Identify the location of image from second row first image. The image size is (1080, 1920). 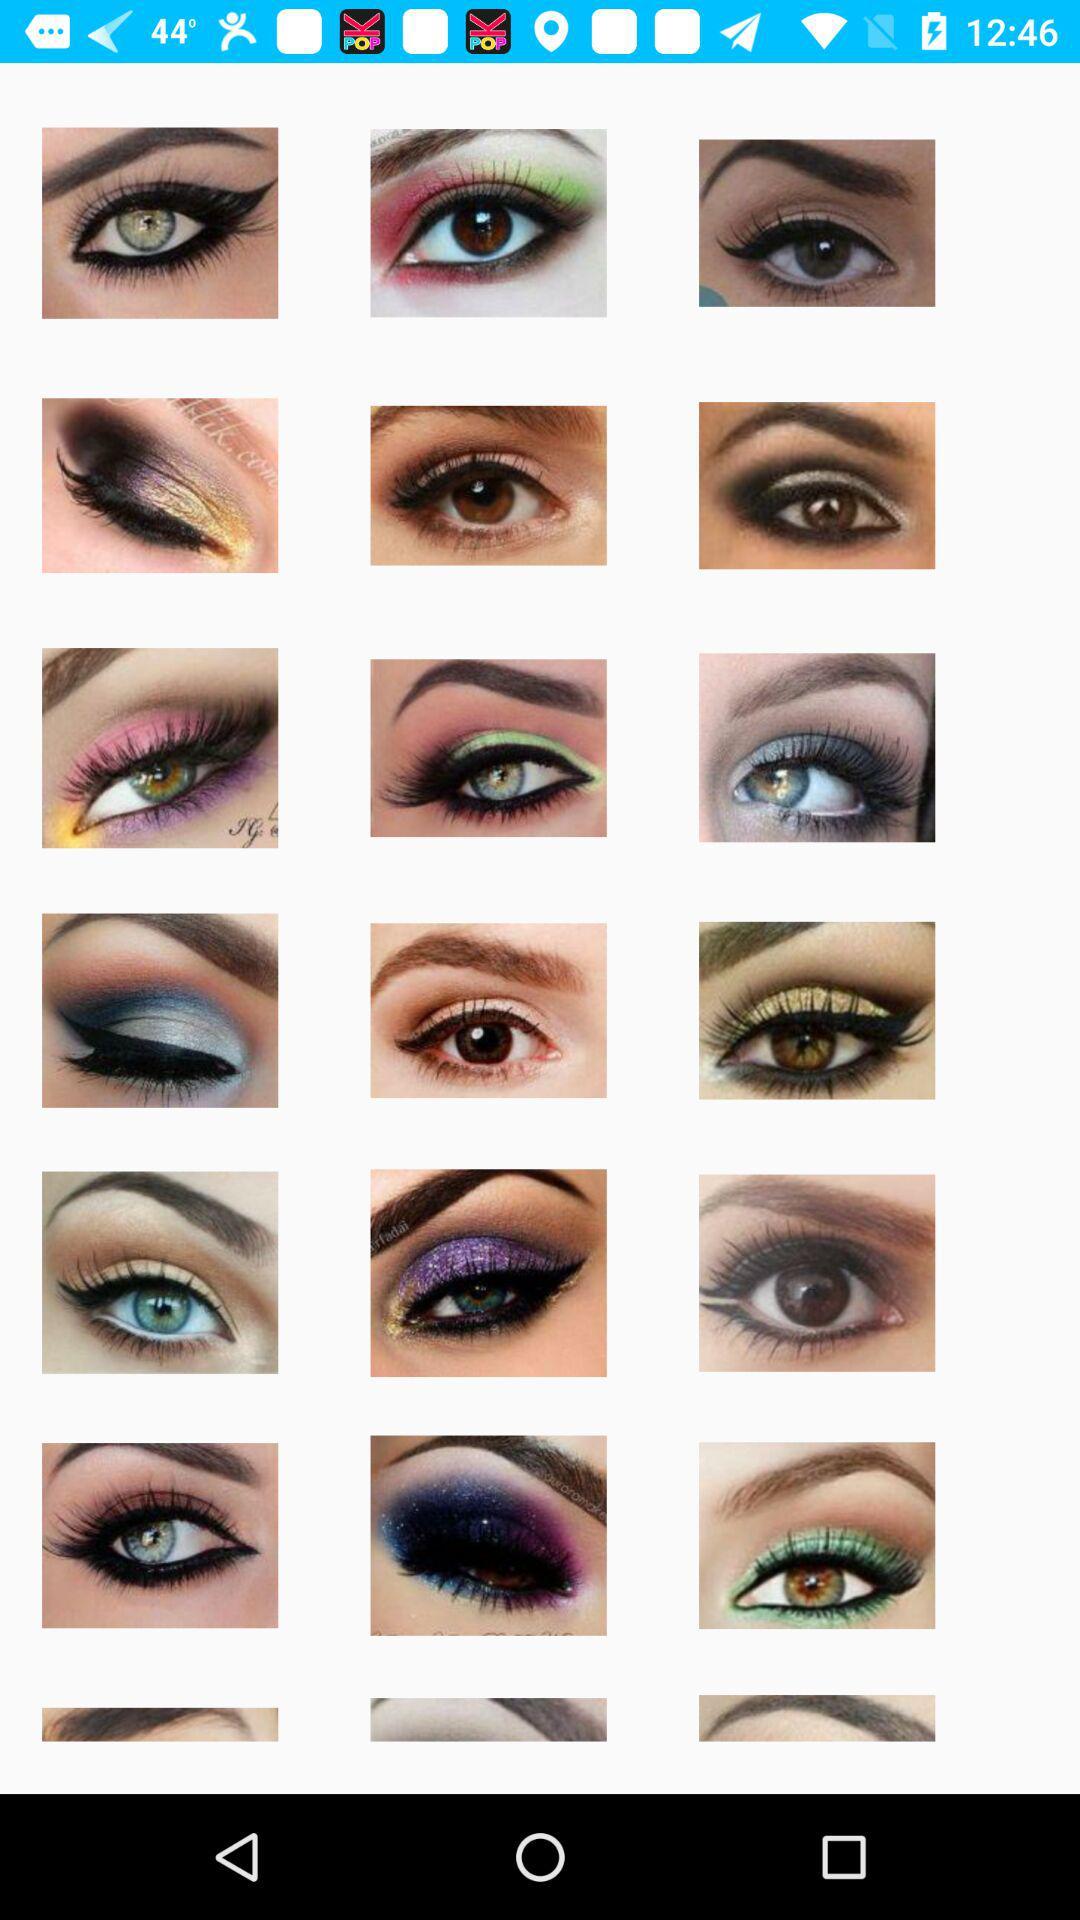
(158, 485).